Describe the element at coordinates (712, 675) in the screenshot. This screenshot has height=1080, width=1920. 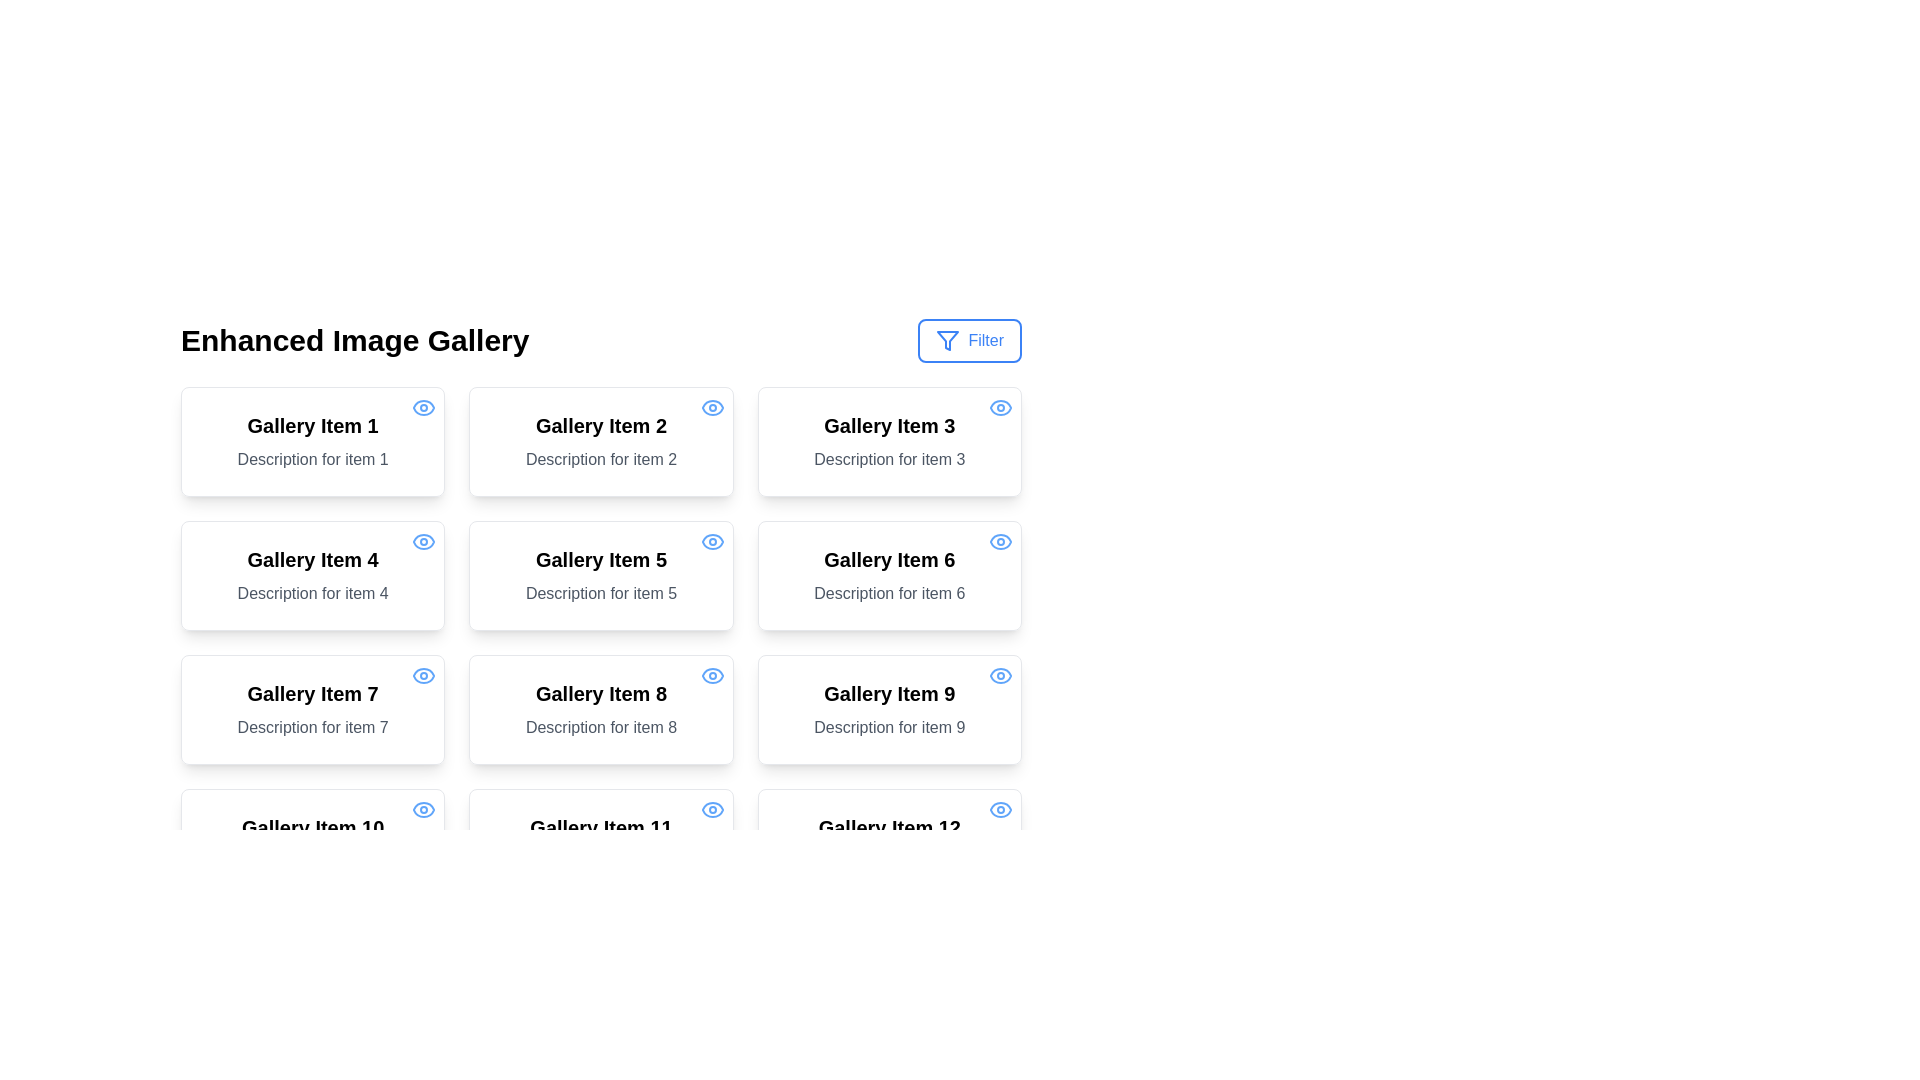
I see `the visibility icon located in the top-right corner of the card labeled 'Gallery Item 8' in the third row of the gallery grid` at that location.